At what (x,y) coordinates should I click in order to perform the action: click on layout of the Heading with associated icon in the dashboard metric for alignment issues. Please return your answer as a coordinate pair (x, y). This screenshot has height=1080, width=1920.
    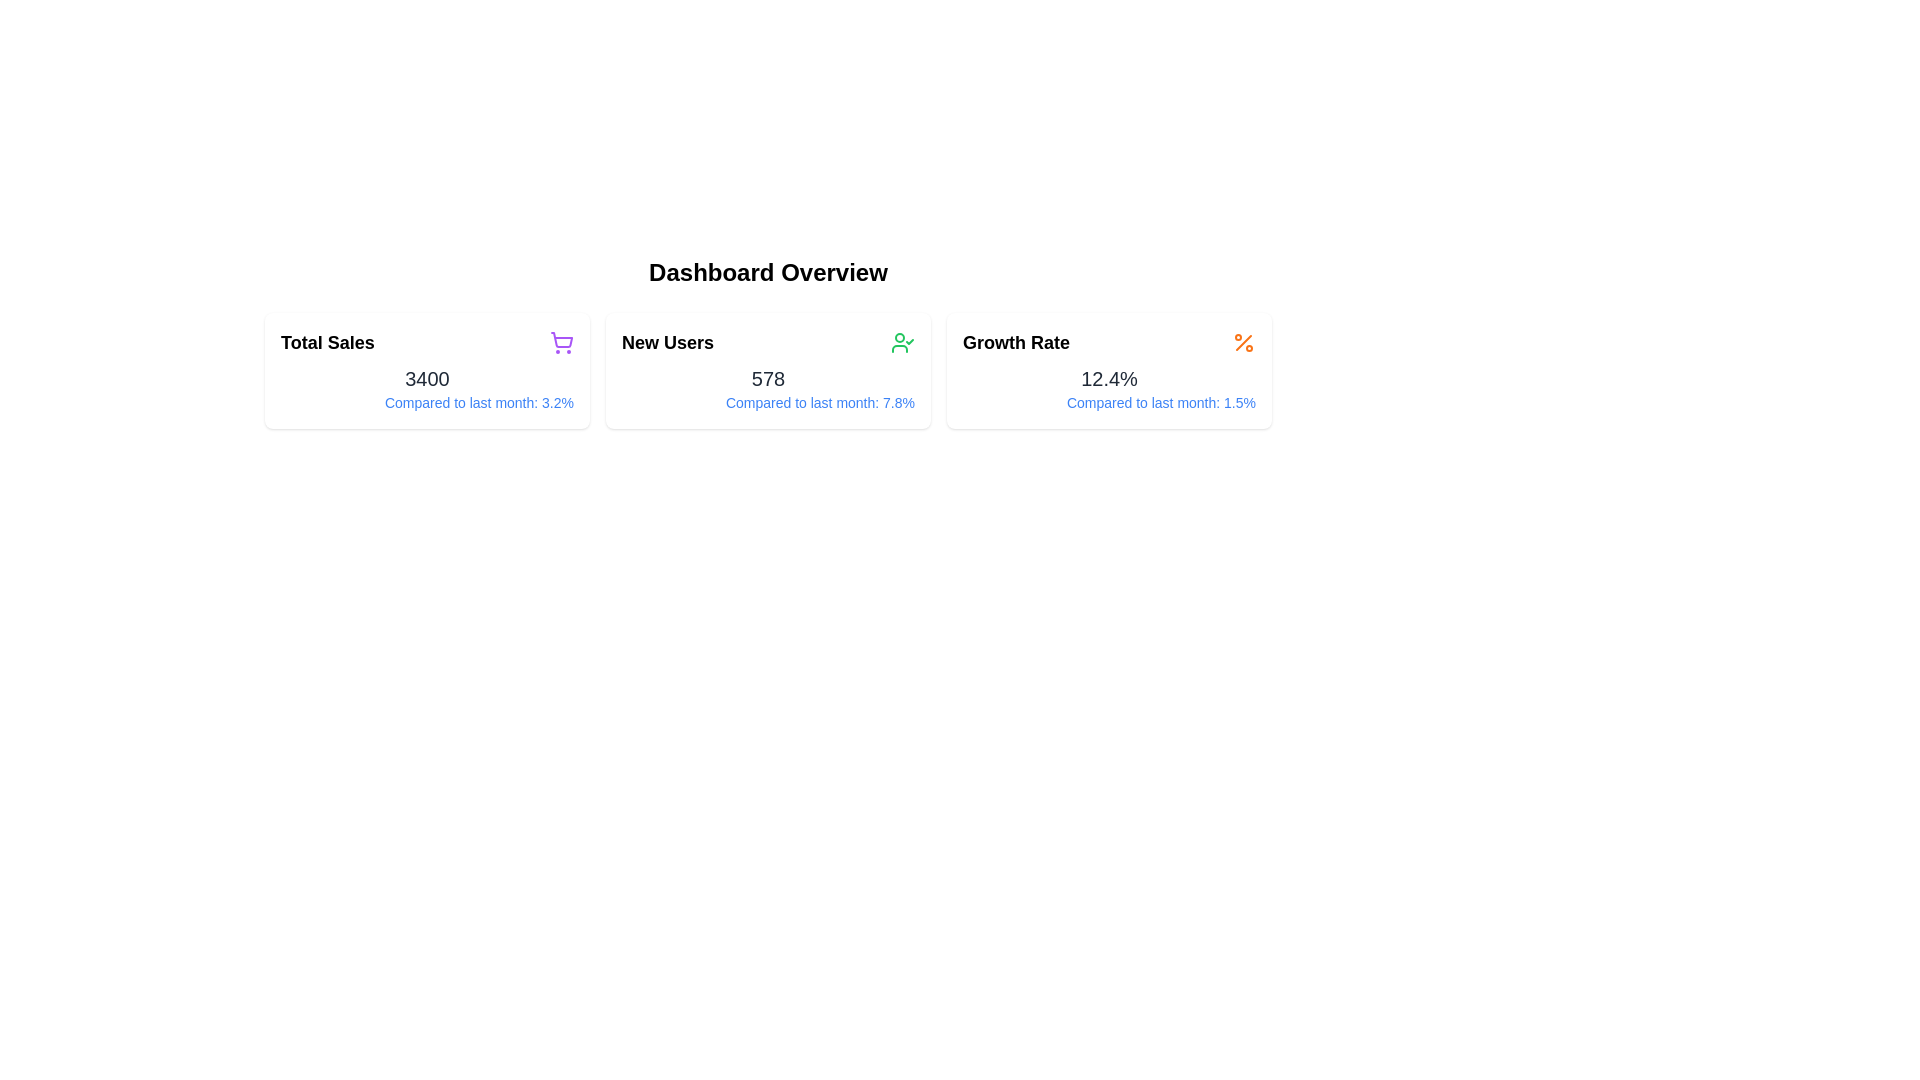
    Looking at the image, I should click on (426, 342).